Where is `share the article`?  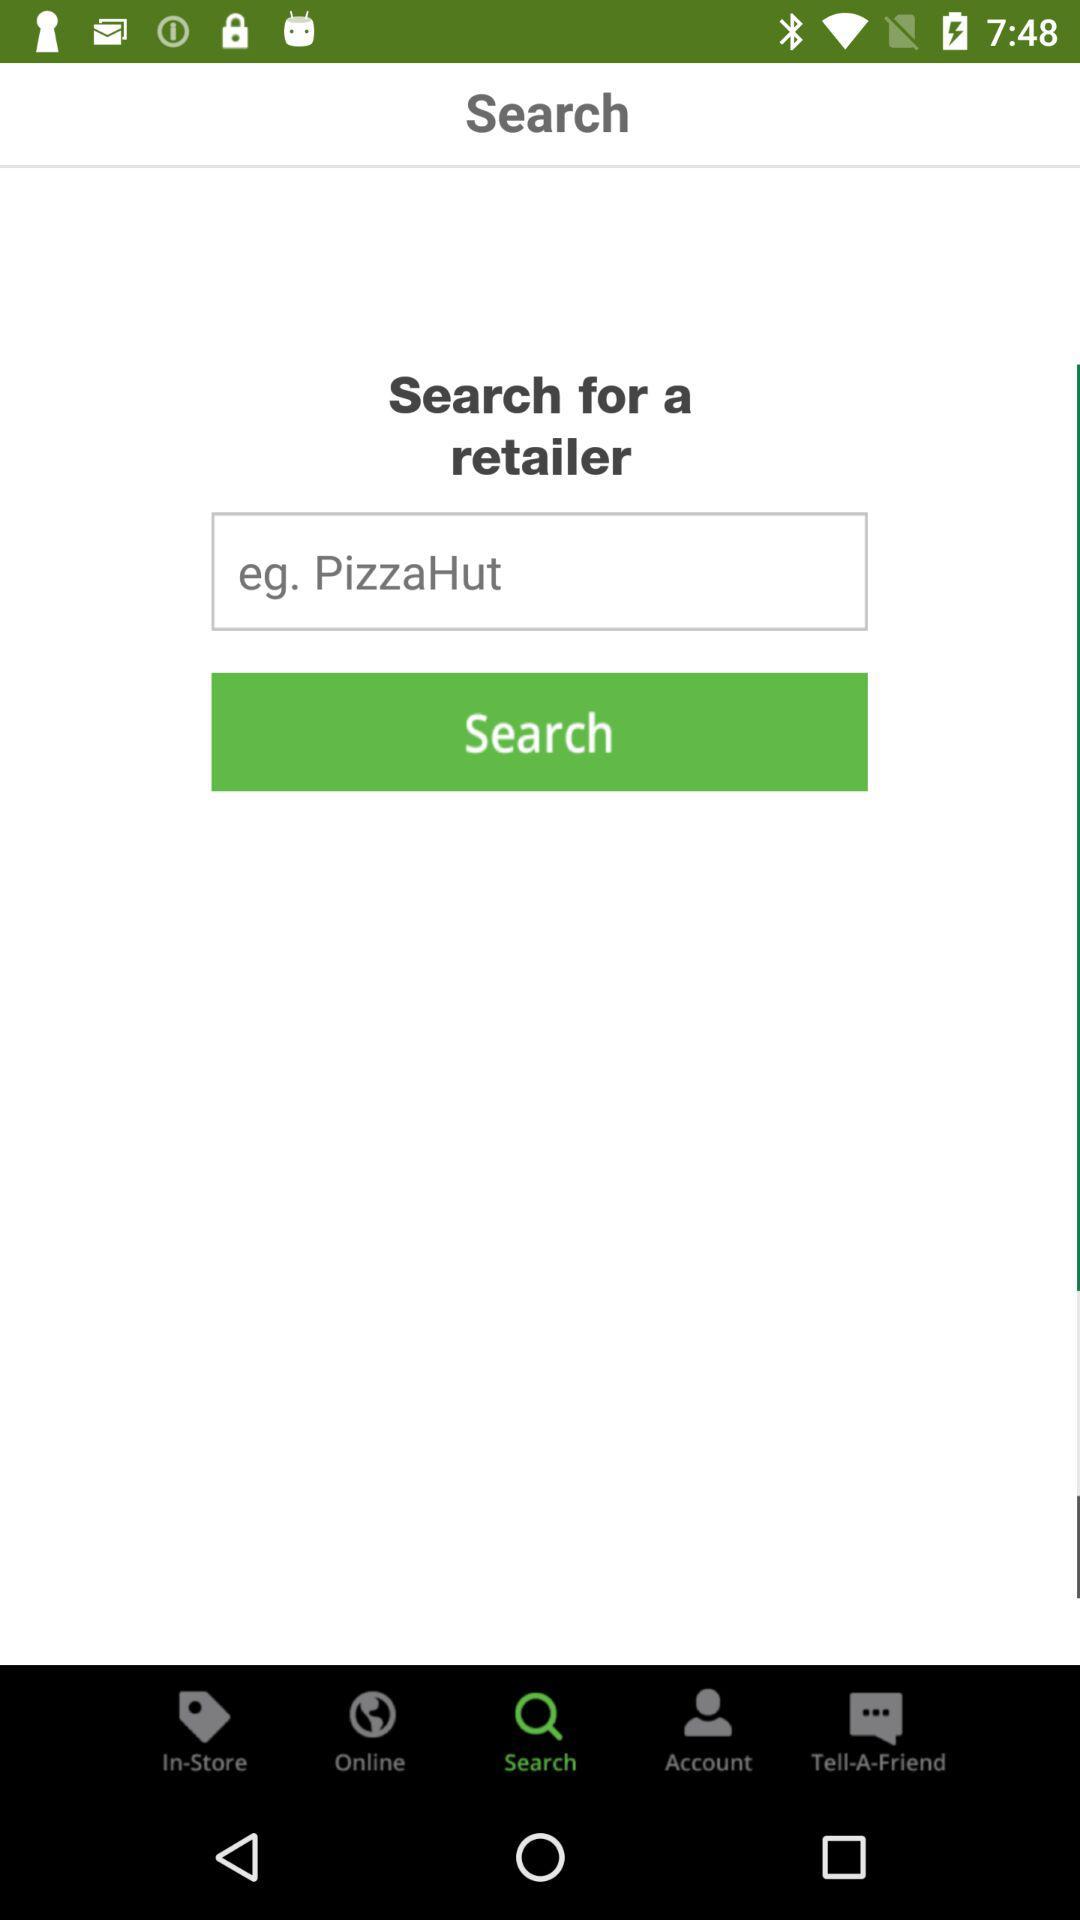
share the article is located at coordinates (874, 1728).